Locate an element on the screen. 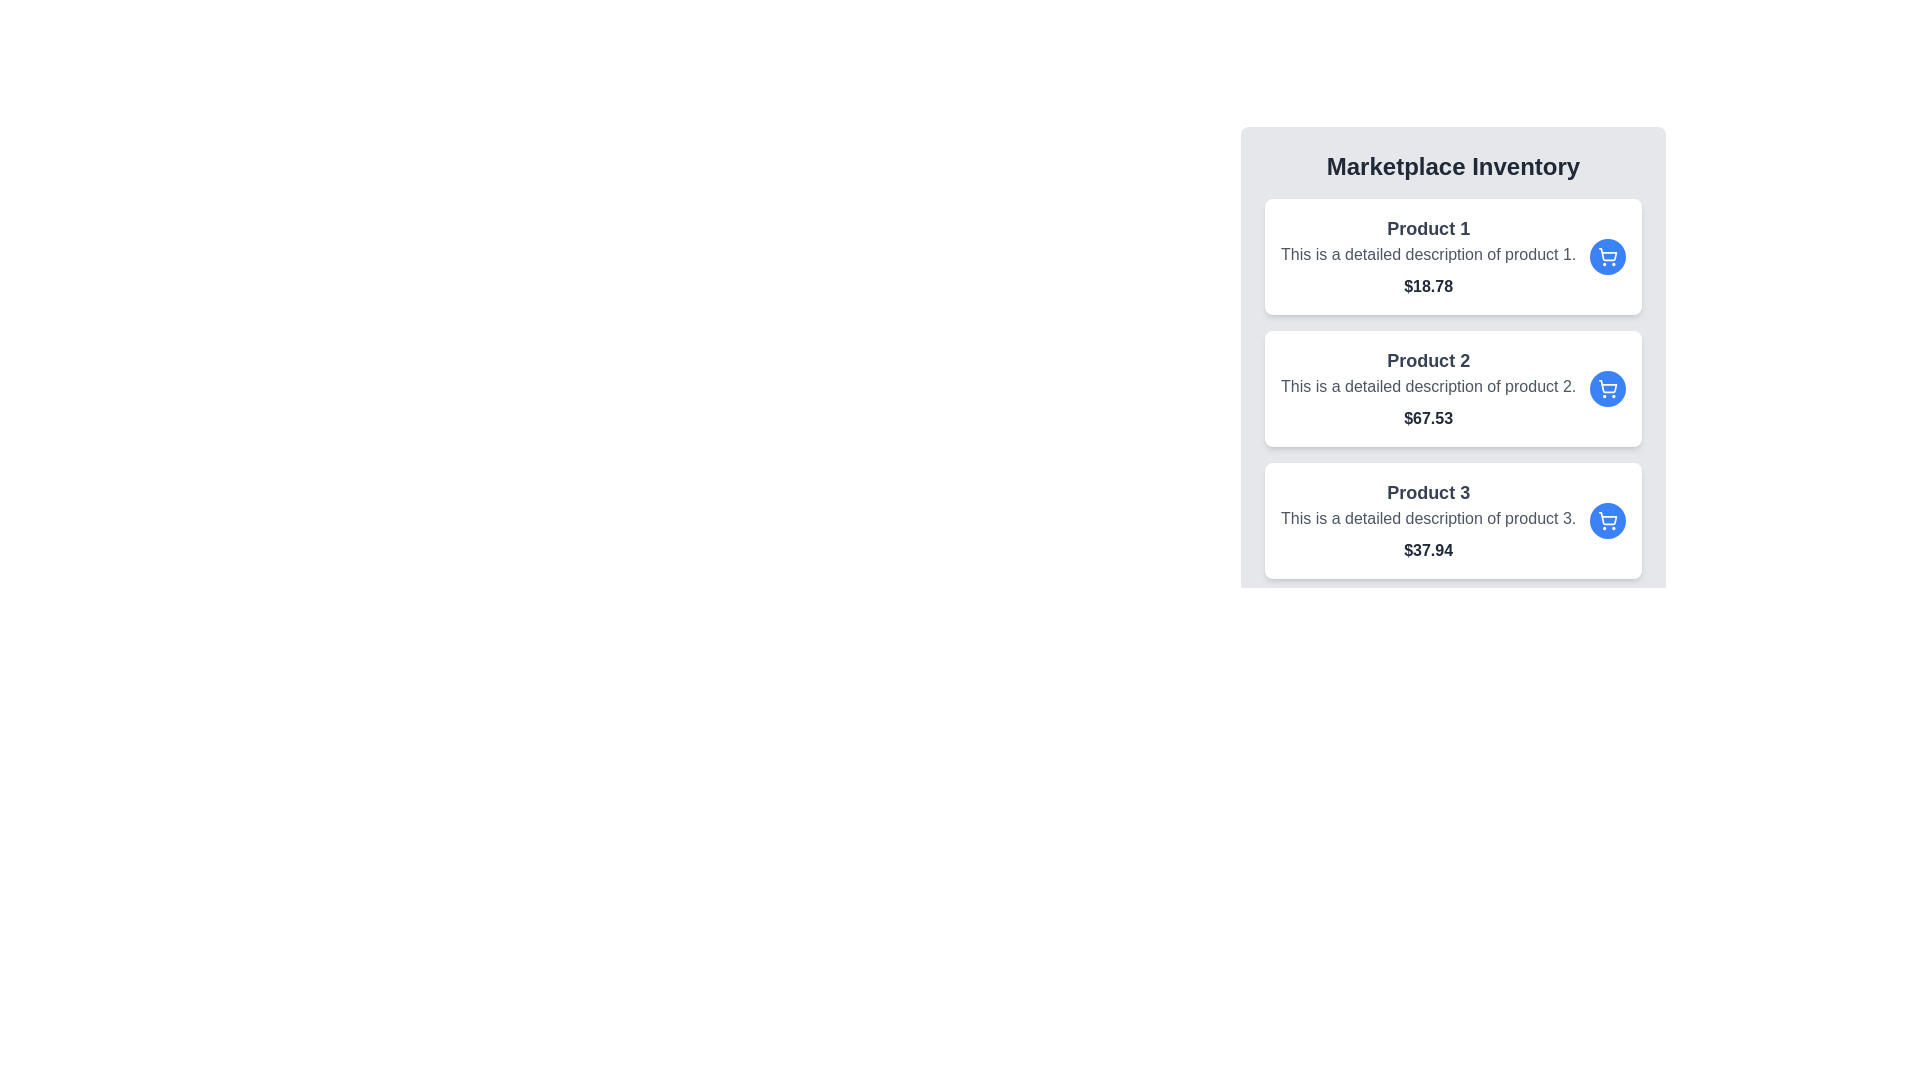  descriptive summary text about 'Product 3' located below the product title and above the price '$37.94' in the product card on the right side of the interface is located at coordinates (1427, 518).